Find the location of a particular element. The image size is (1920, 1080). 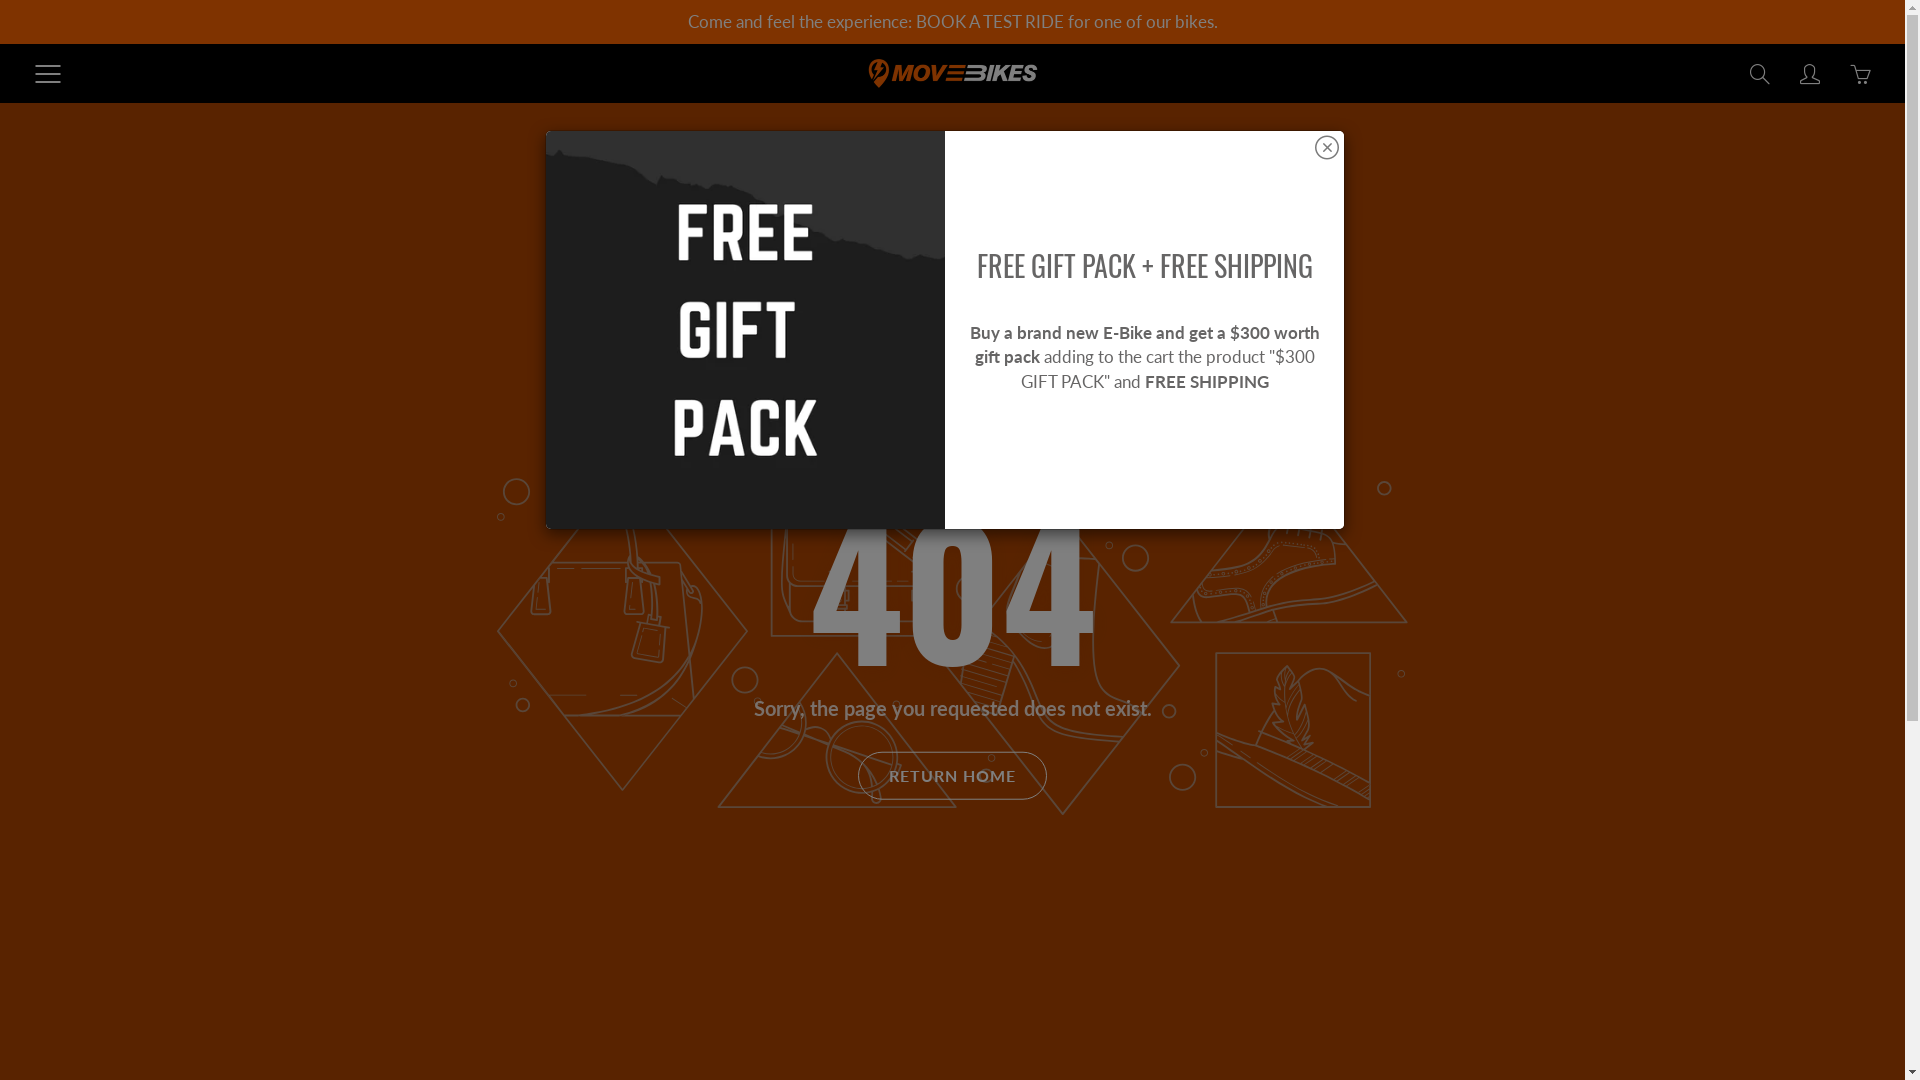

'RETURN HOME' is located at coordinates (951, 774).